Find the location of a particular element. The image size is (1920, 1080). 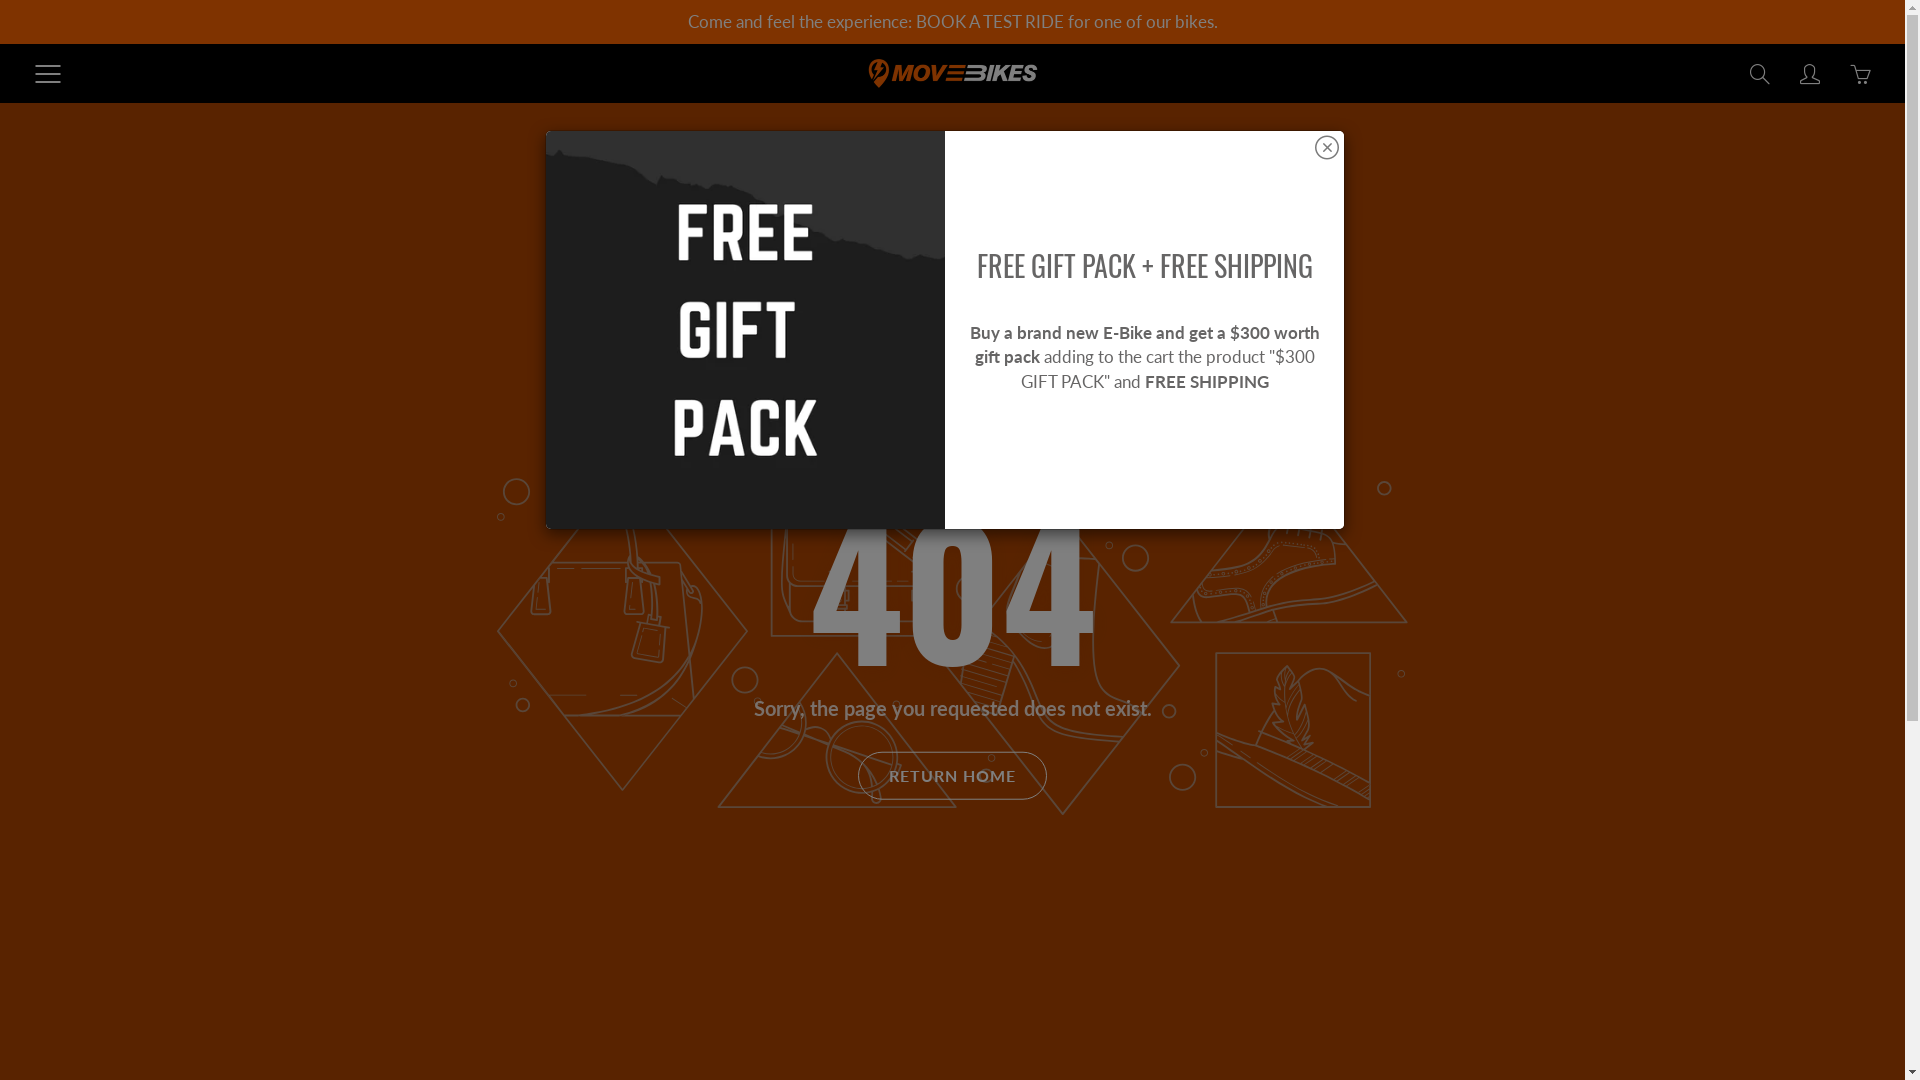

'RETURN HOME' is located at coordinates (951, 774).